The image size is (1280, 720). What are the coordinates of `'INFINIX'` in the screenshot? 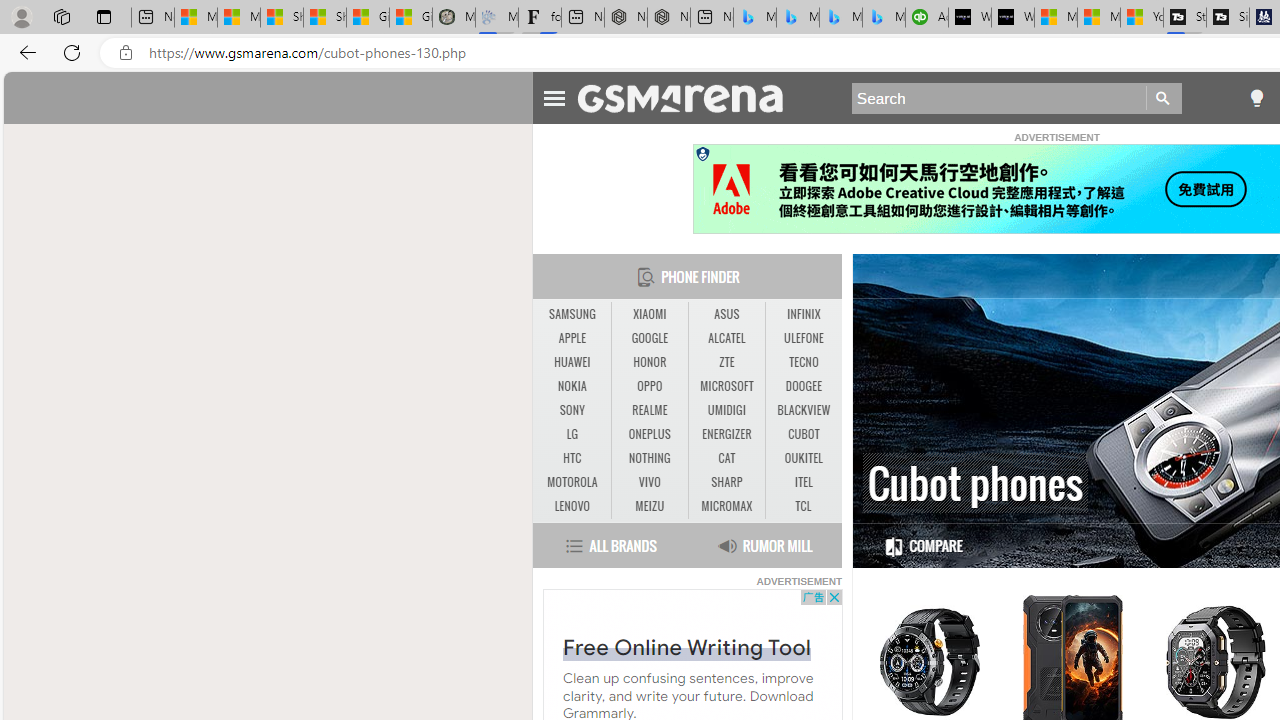 It's located at (803, 314).